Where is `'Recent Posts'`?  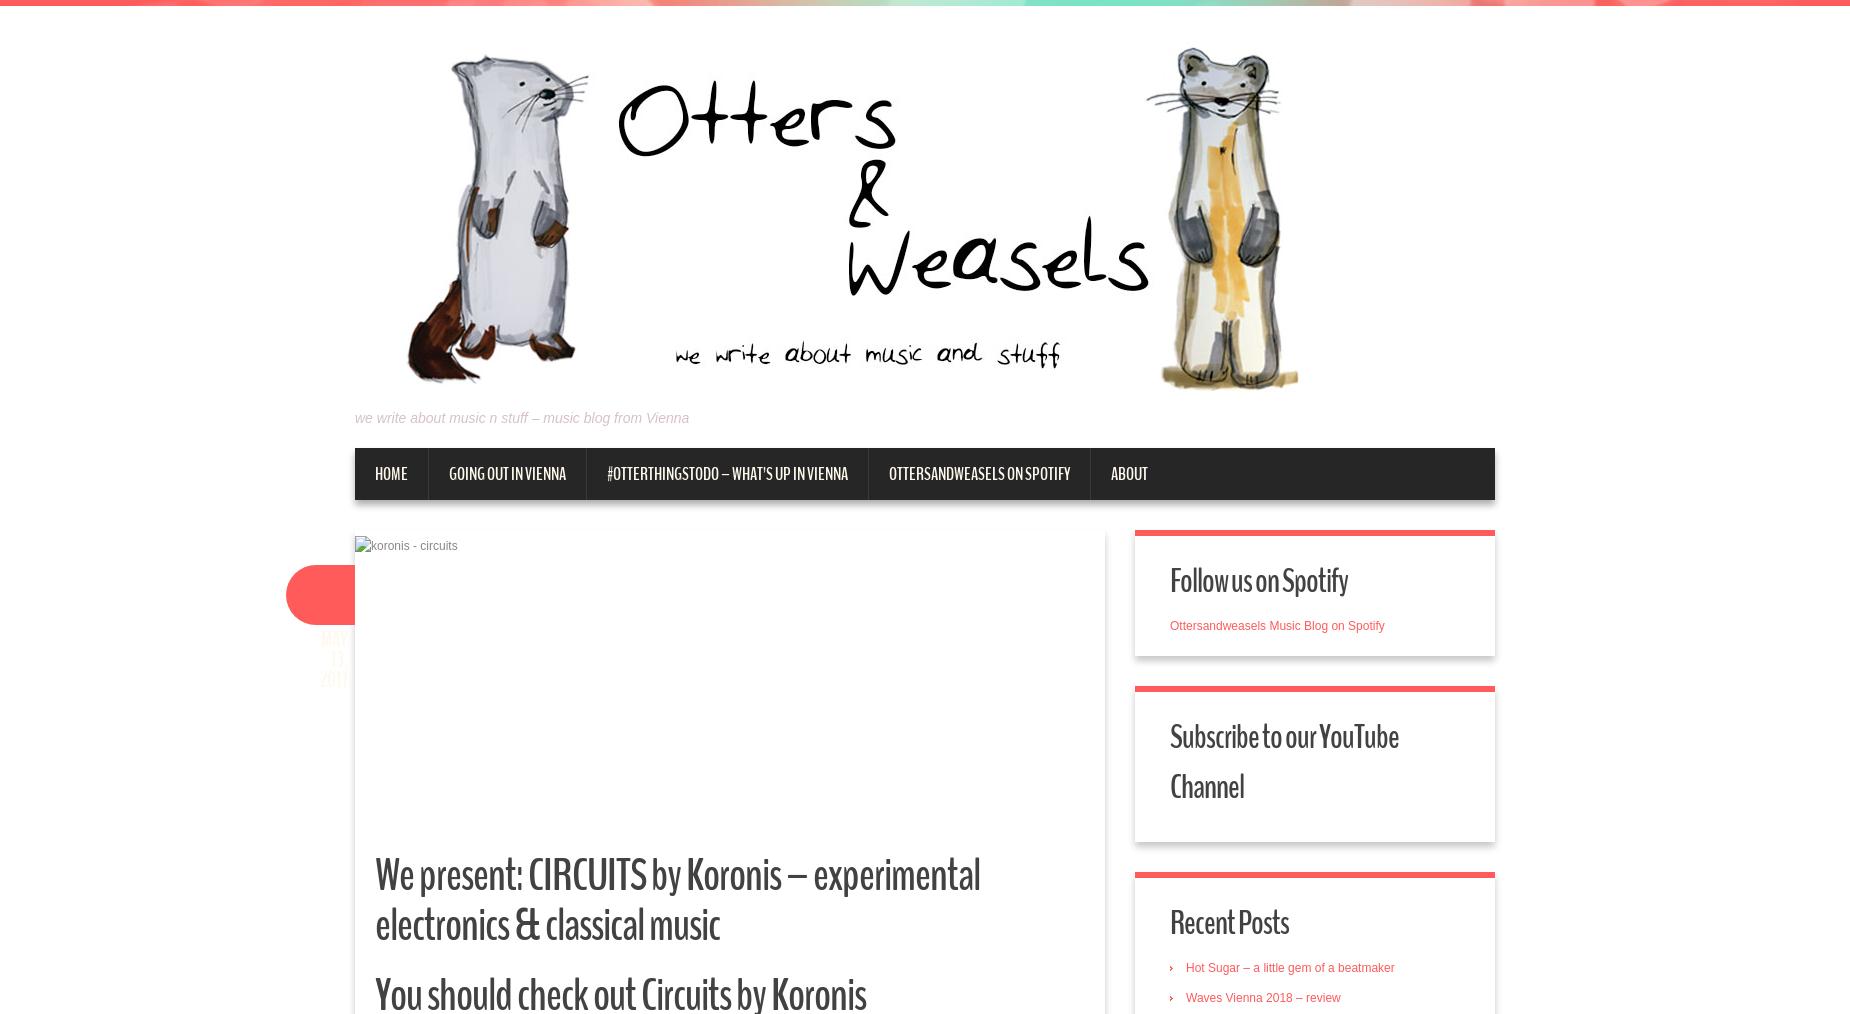
'Recent Posts' is located at coordinates (1228, 922).